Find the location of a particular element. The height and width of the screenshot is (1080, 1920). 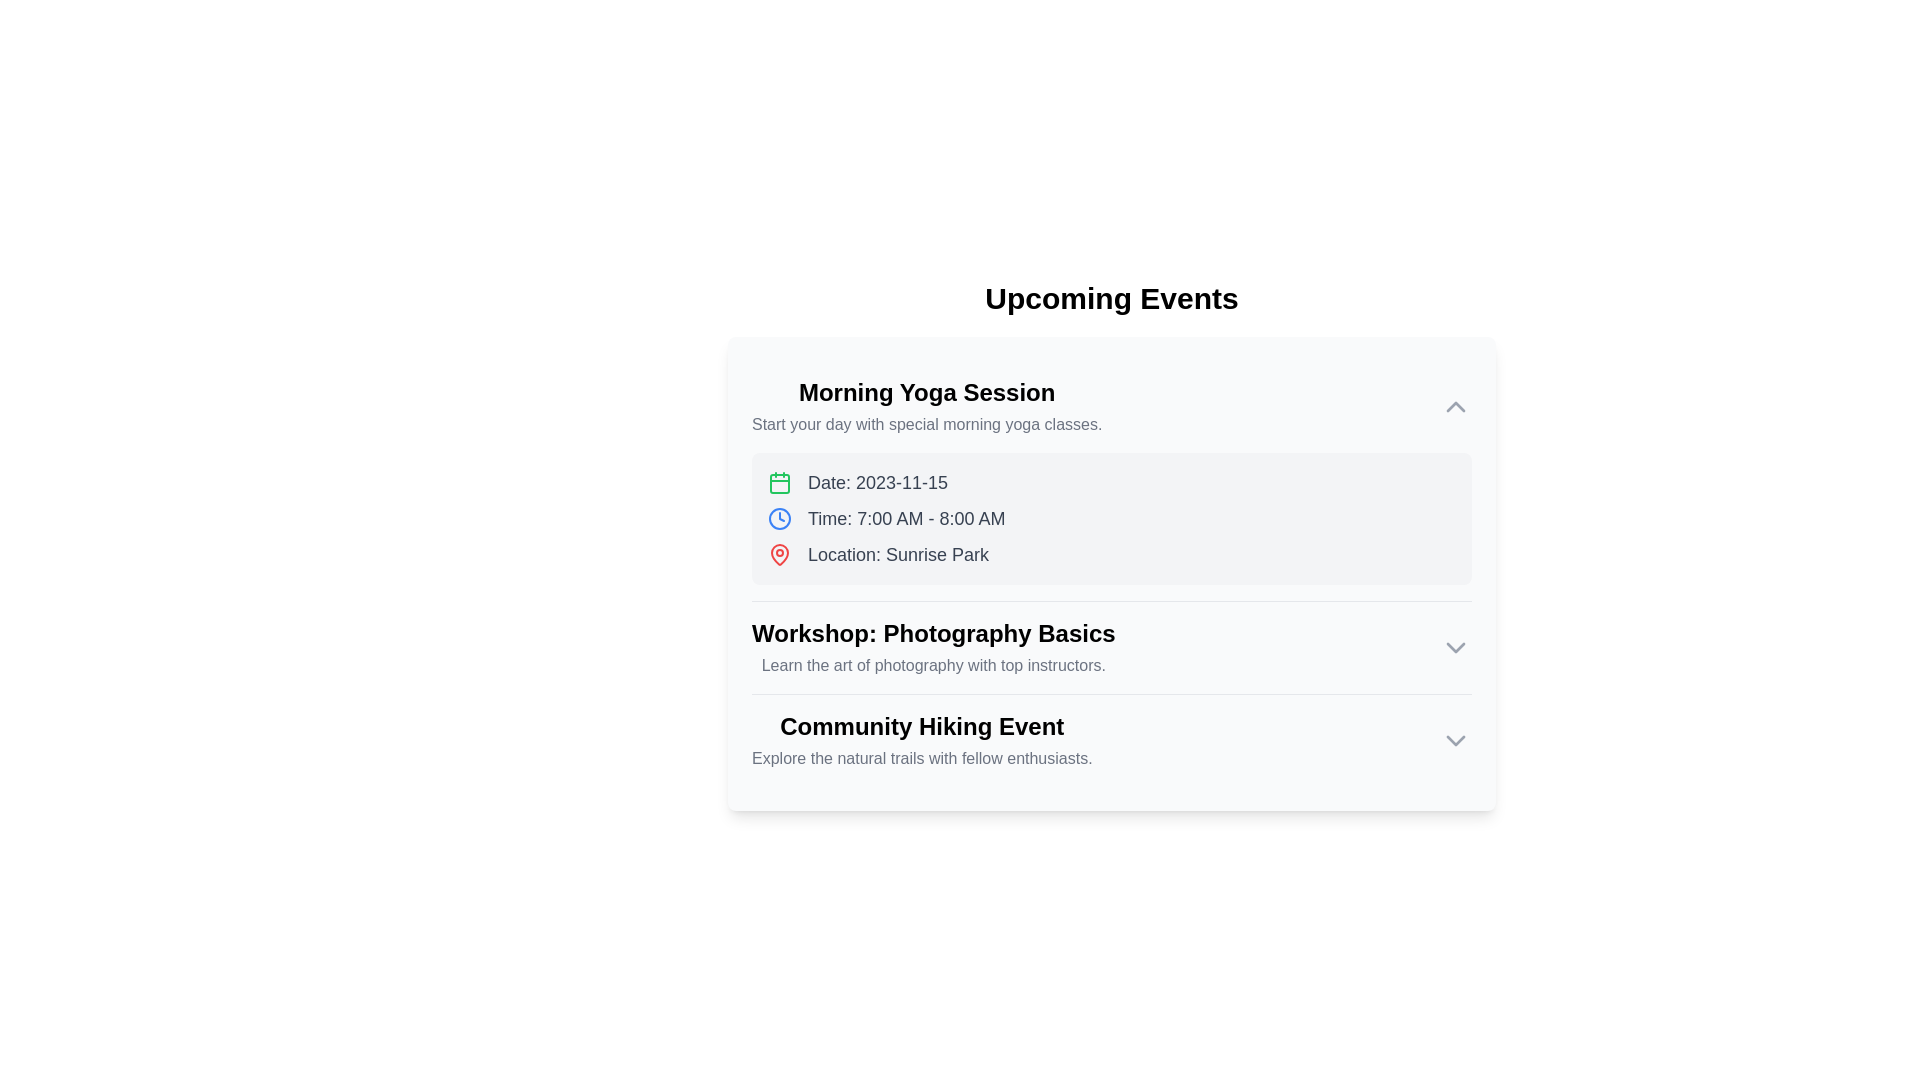

the interactive icon located in the 'Community Hiking Event' section is located at coordinates (1455, 740).